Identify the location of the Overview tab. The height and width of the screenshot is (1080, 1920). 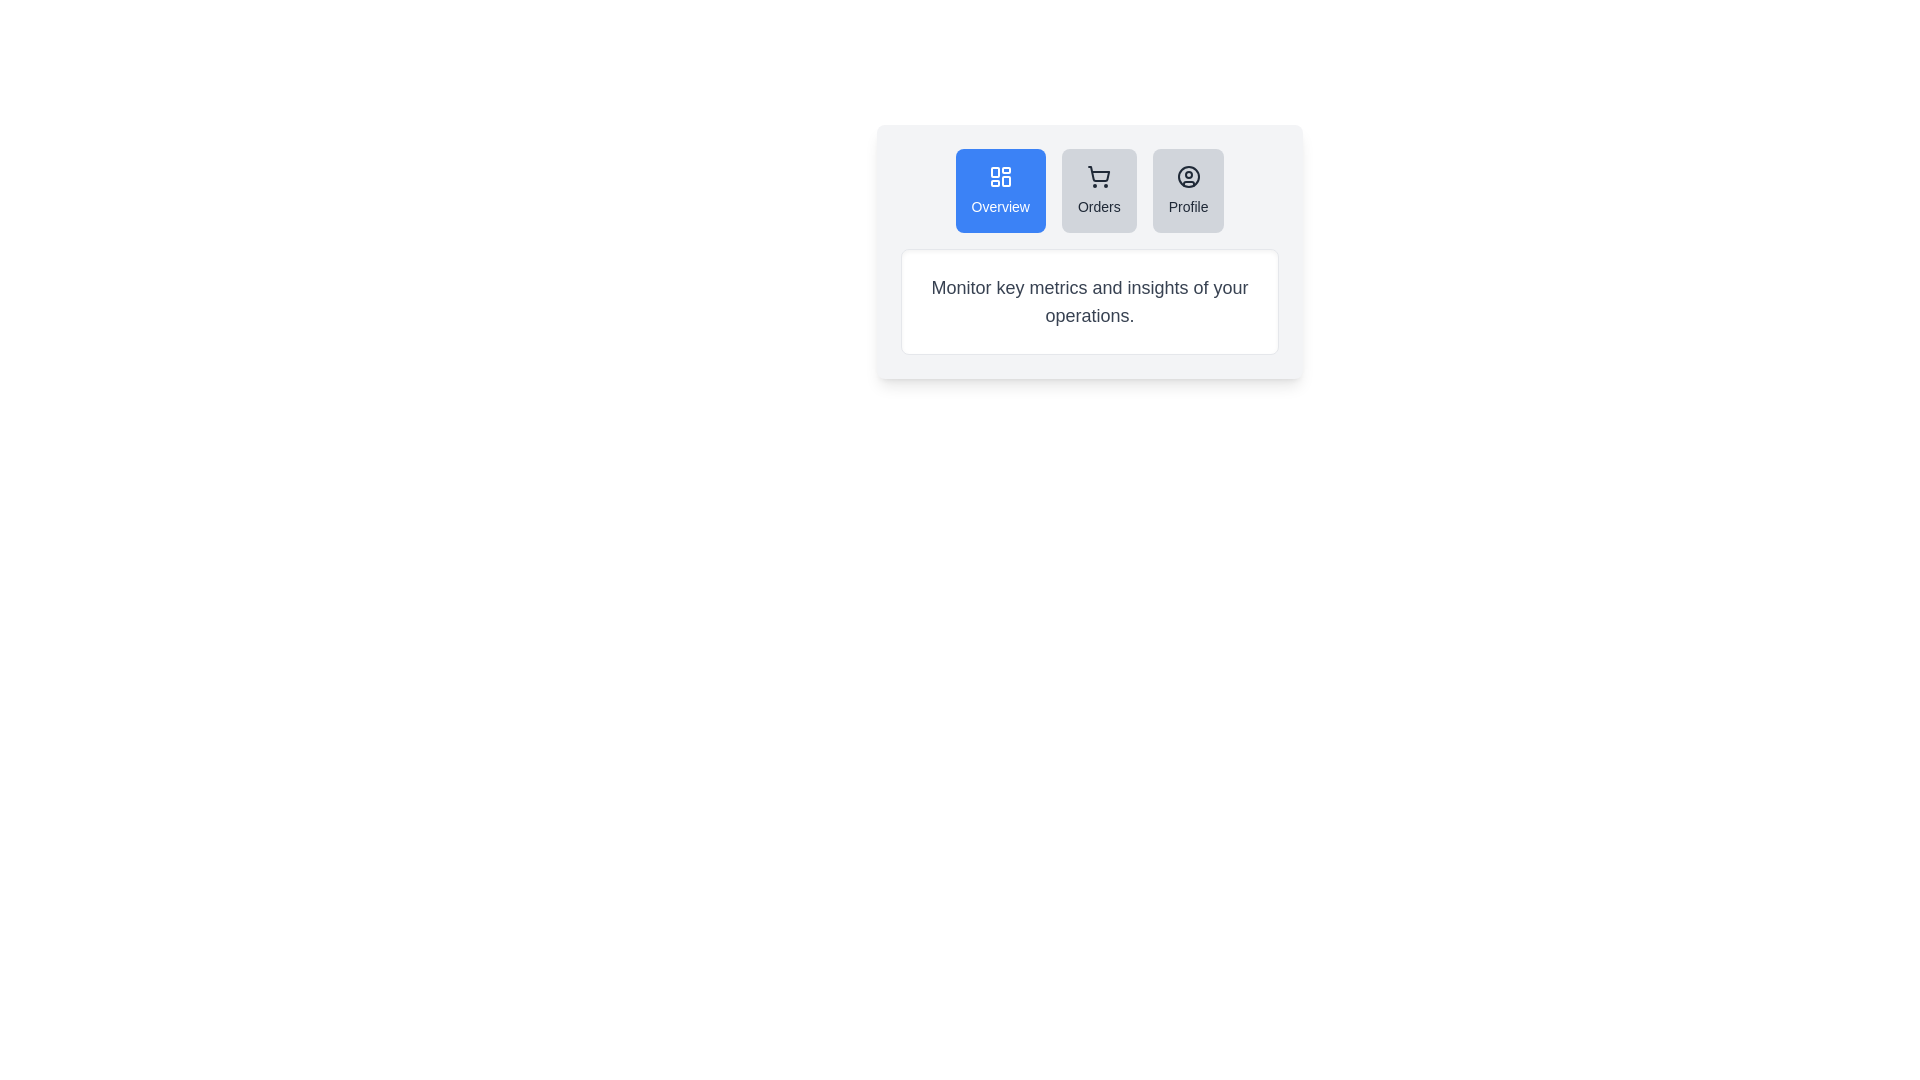
(1000, 191).